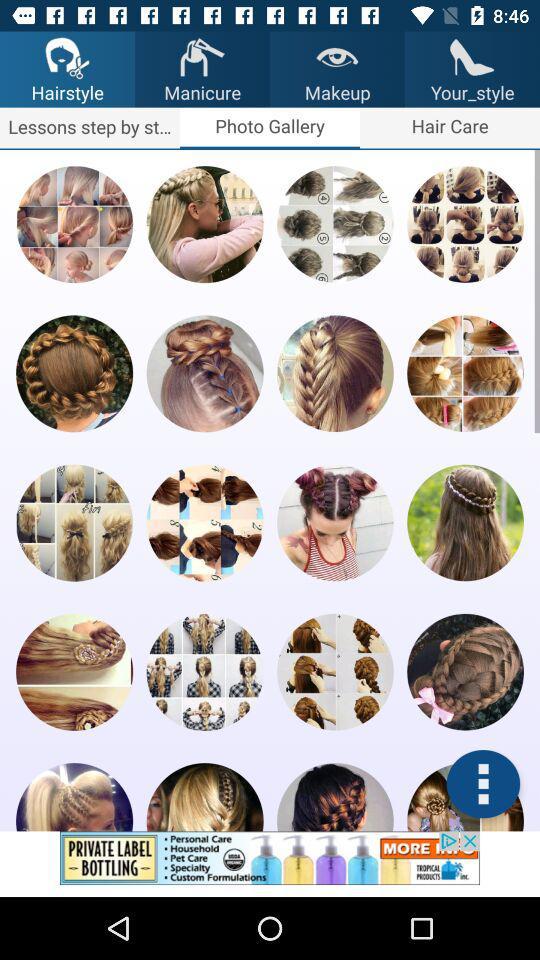 The width and height of the screenshot is (540, 960). What do you see at coordinates (73, 224) in the screenshot?
I see `expand a hairstyle lesson` at bounding box center [73, 224].